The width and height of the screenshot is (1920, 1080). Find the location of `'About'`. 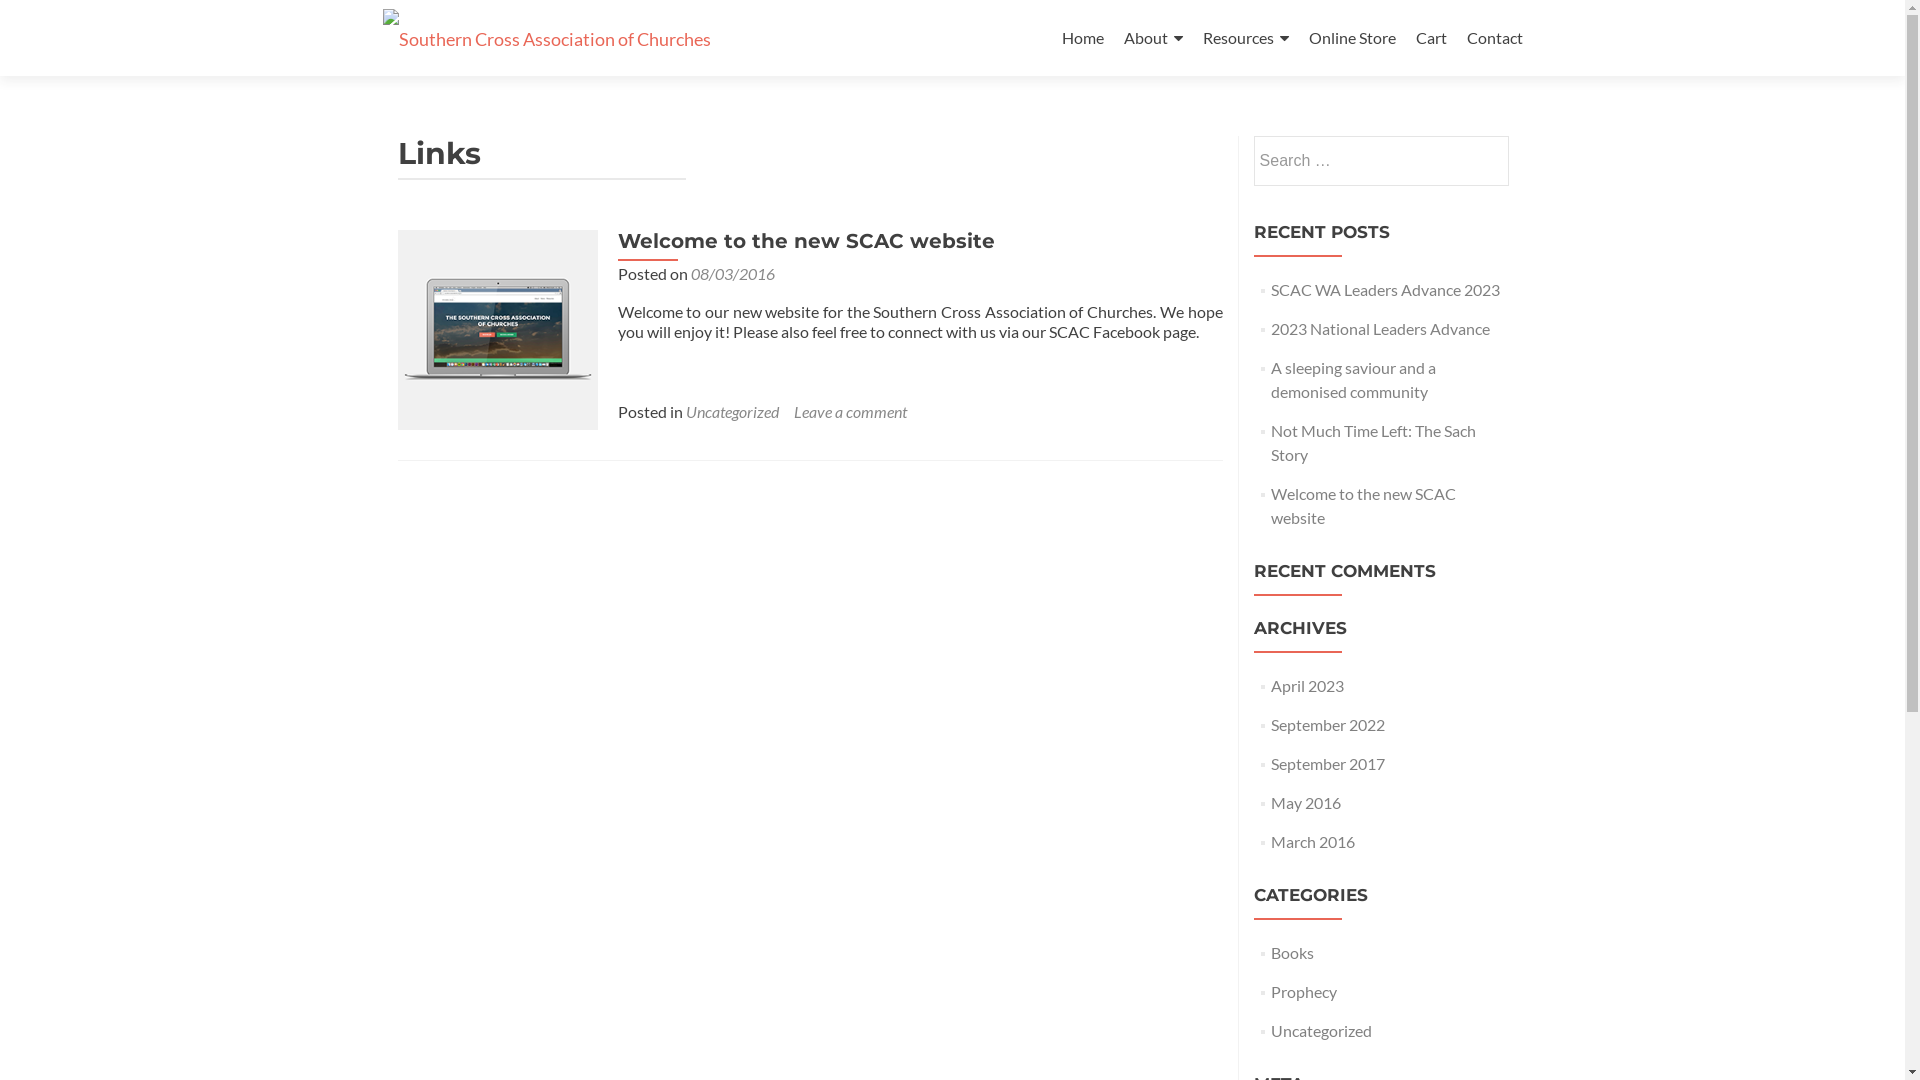

'About' is located at coordinates (1153, 38).